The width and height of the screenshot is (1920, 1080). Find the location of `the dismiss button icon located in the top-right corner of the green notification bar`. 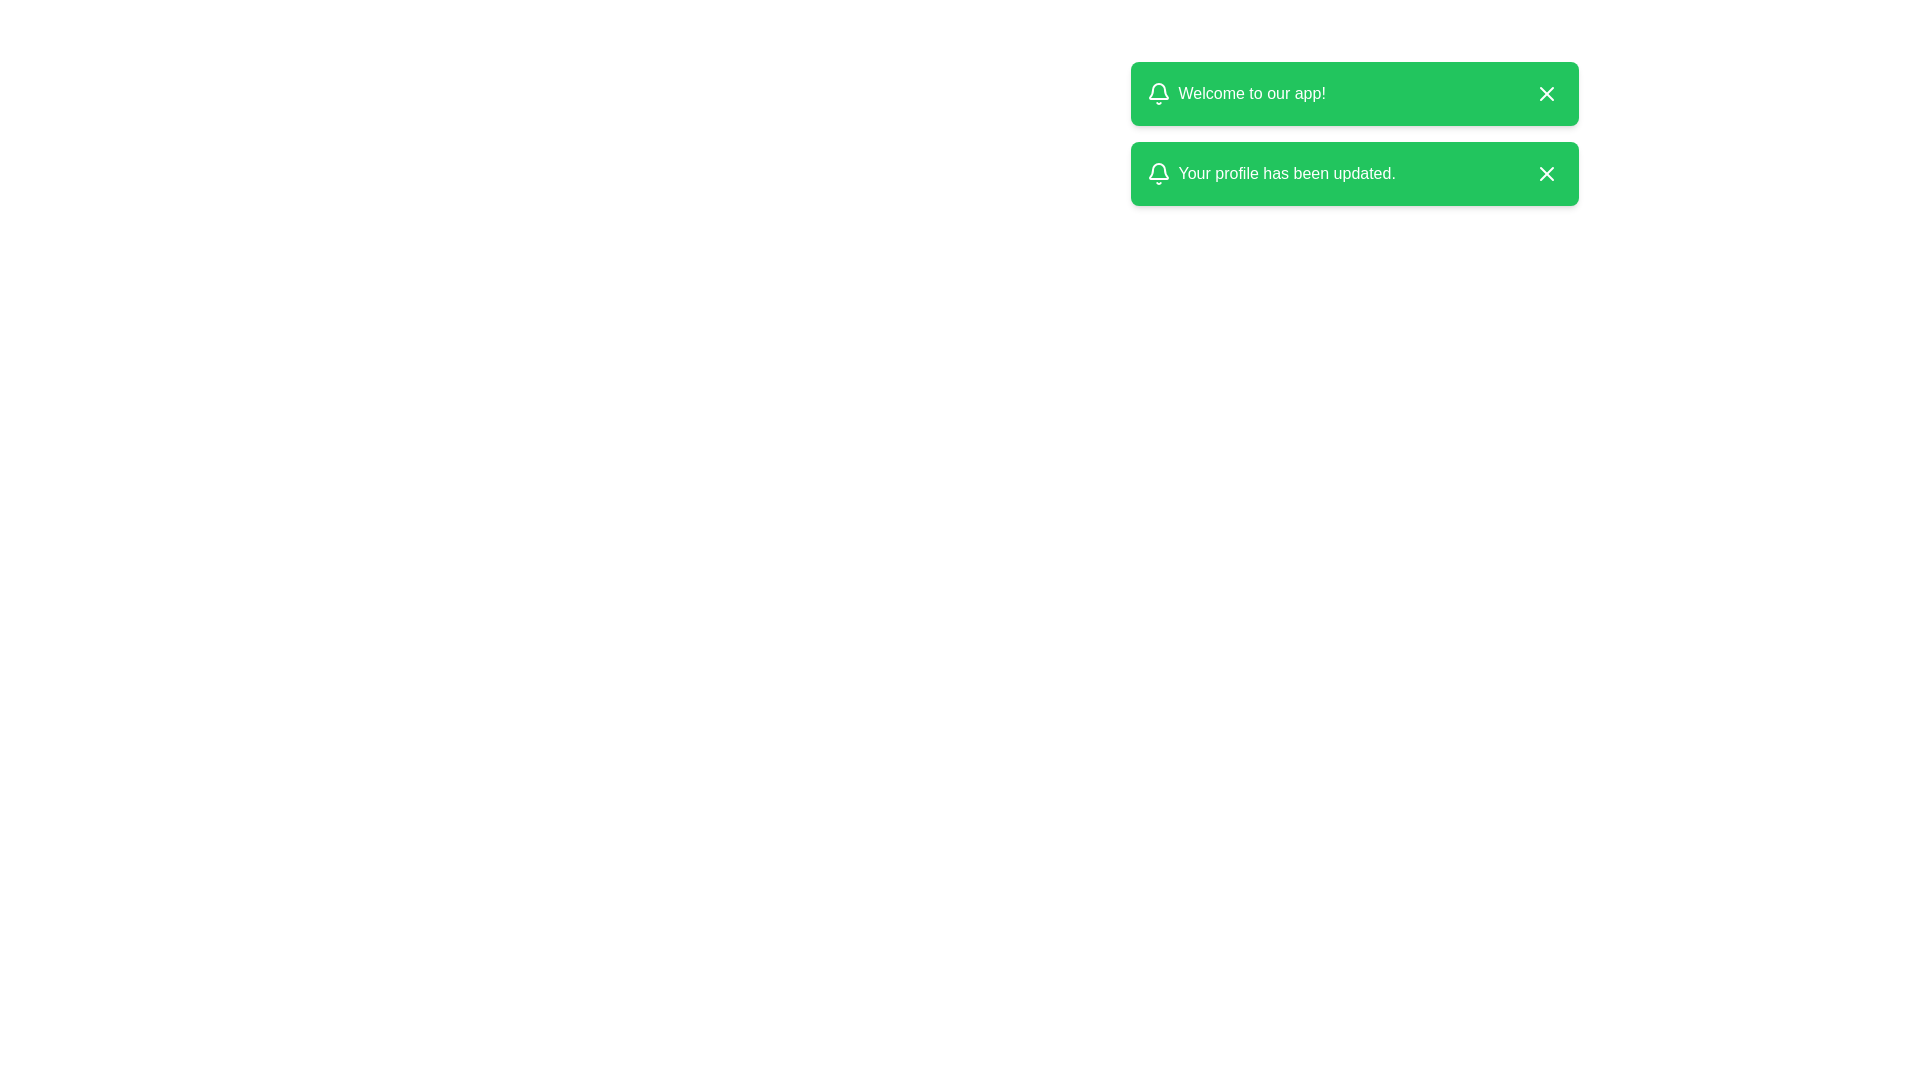

the dismiss button icon located in the top-right corner of the green notification bar is located at coordinates (1545, 93).